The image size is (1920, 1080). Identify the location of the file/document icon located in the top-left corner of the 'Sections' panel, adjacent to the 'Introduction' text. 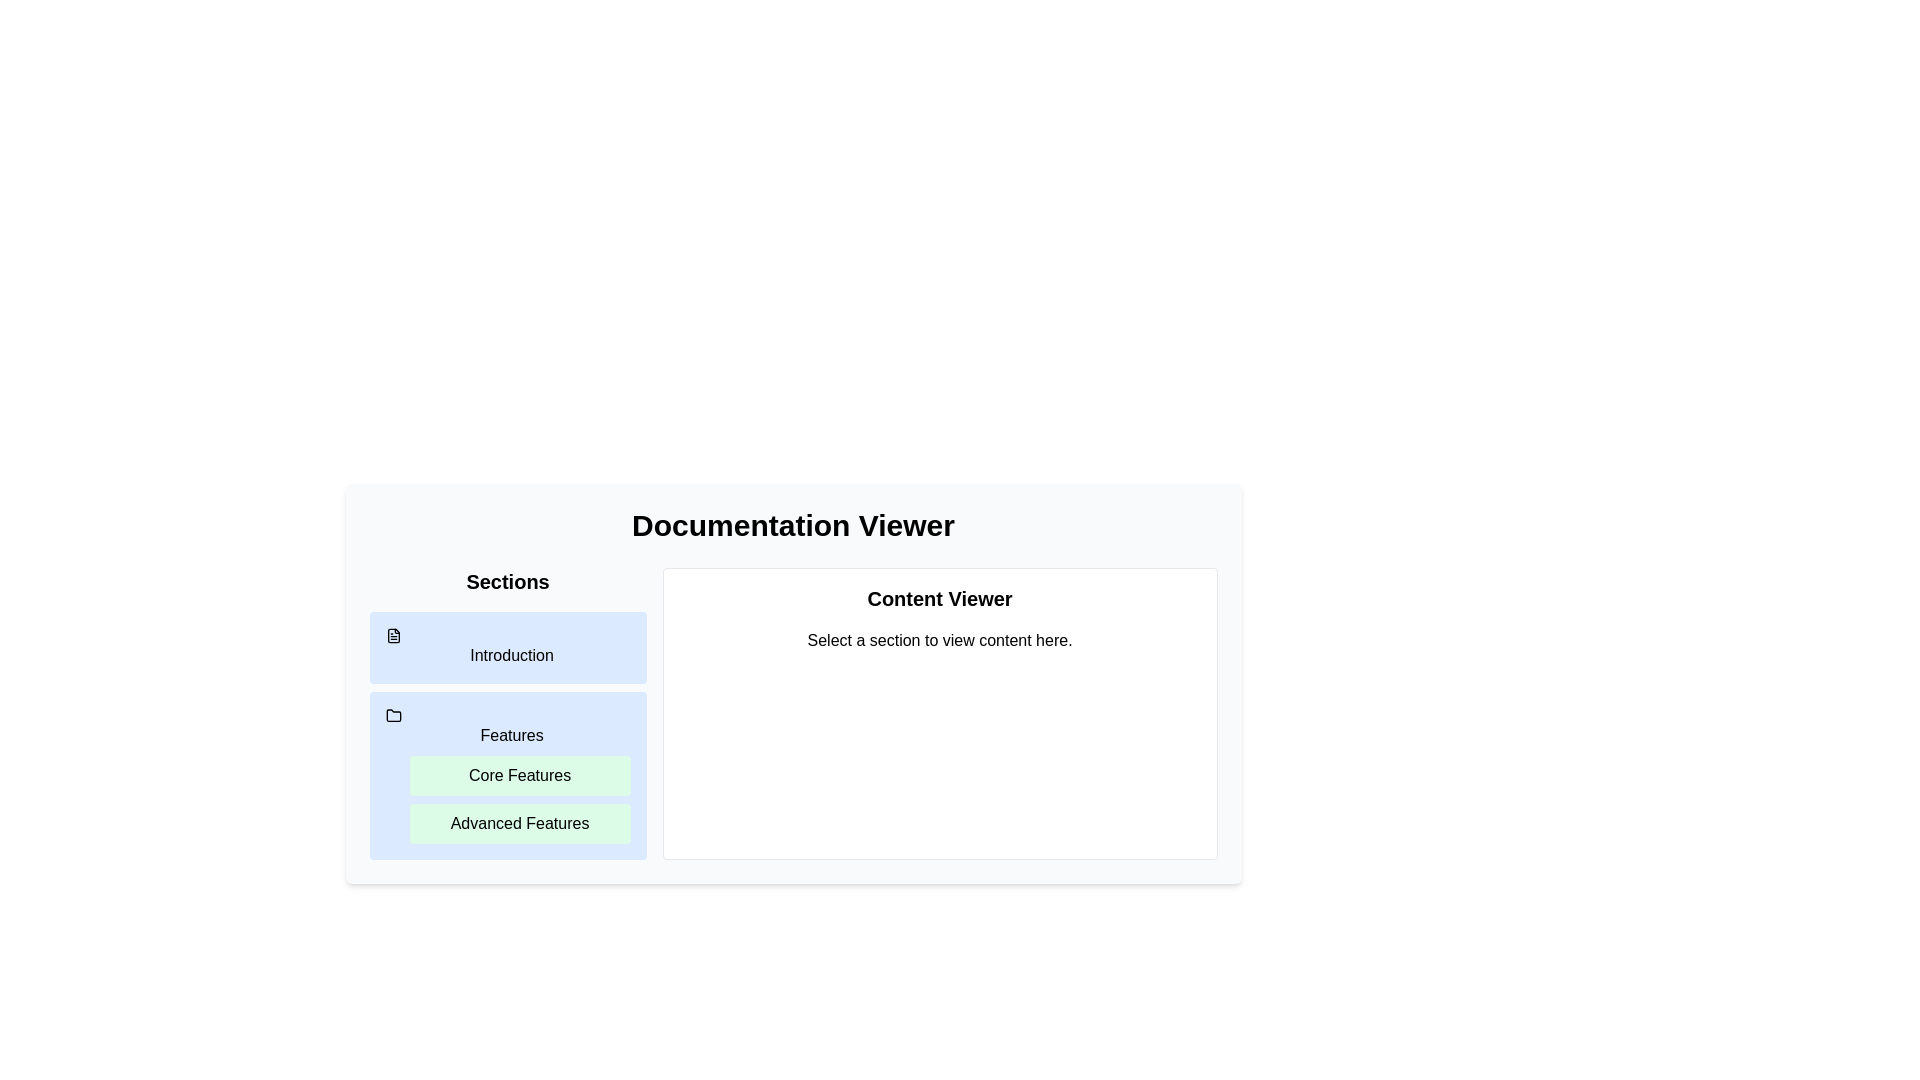
(393, 636).